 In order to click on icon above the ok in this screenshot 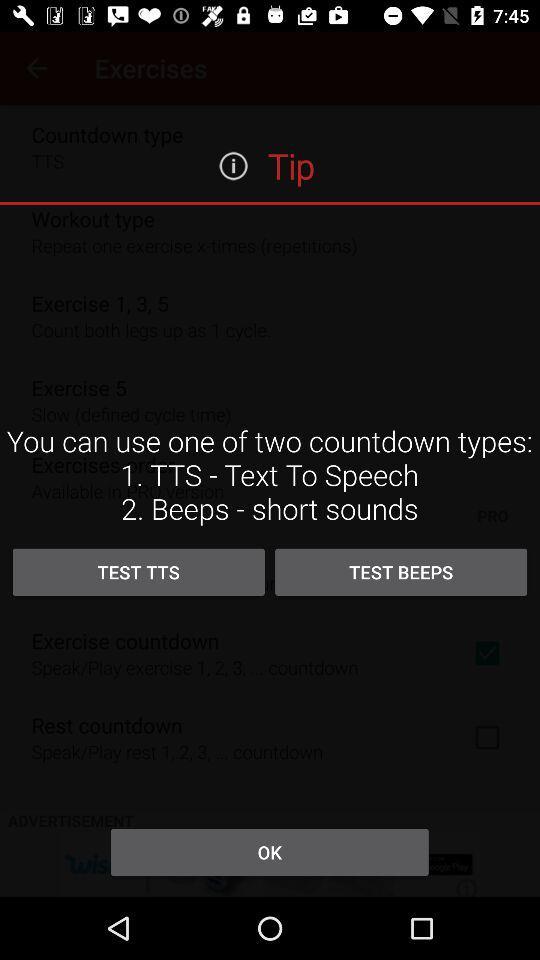, I will do `click(137, 572)`.